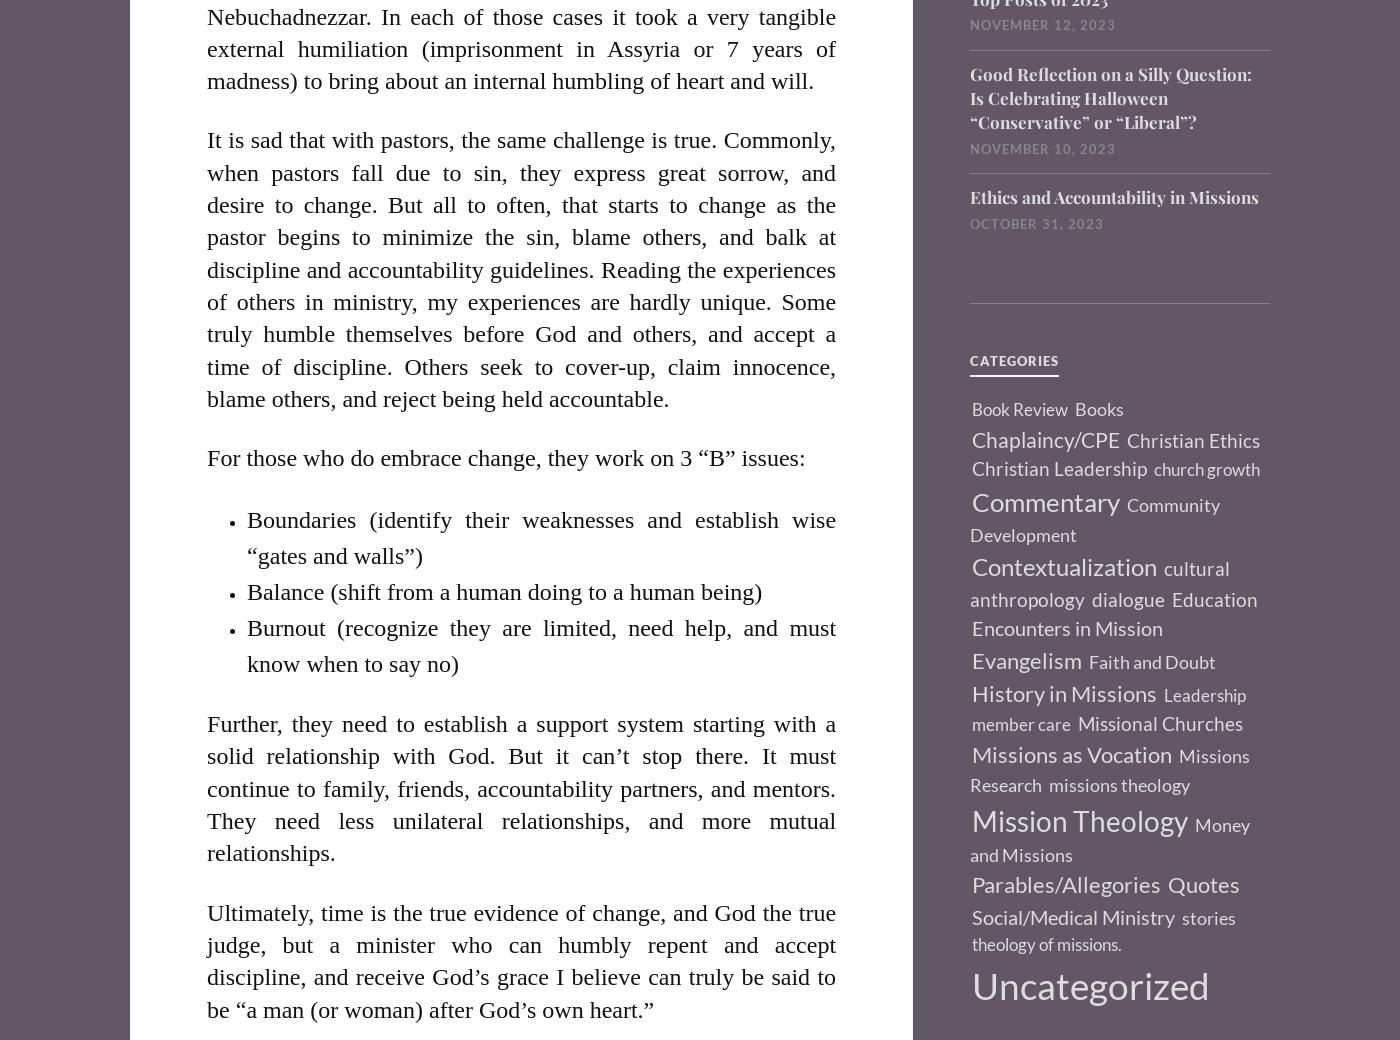 Image resolution: width=1400 pixels, height=1040 pixels. I want to click on 'Uncategorized', so click(972, 984).